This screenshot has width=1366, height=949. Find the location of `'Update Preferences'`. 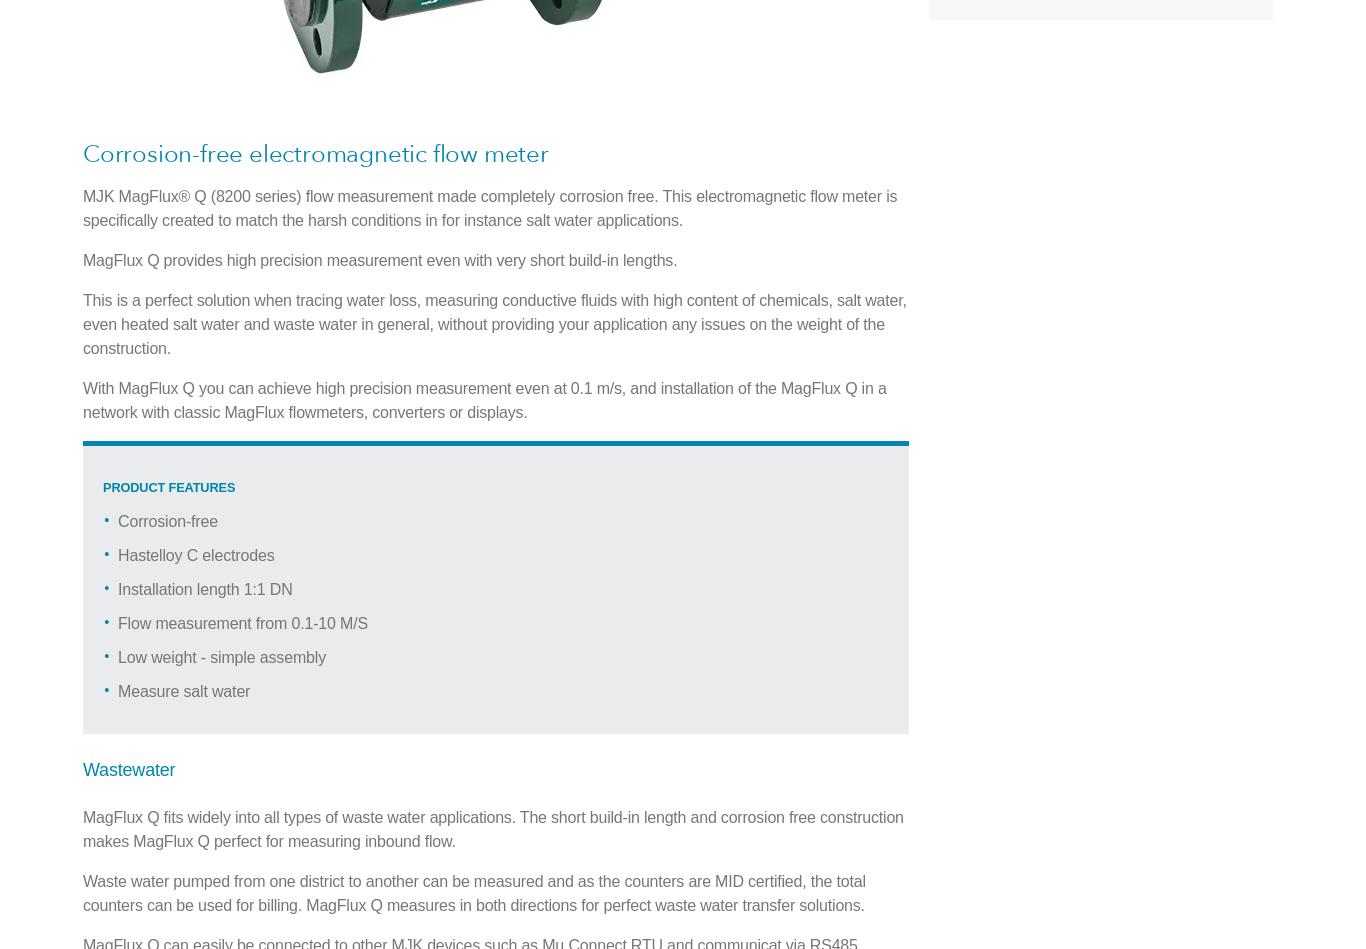

'Update Preferences' is located at coordinates (866, 624).